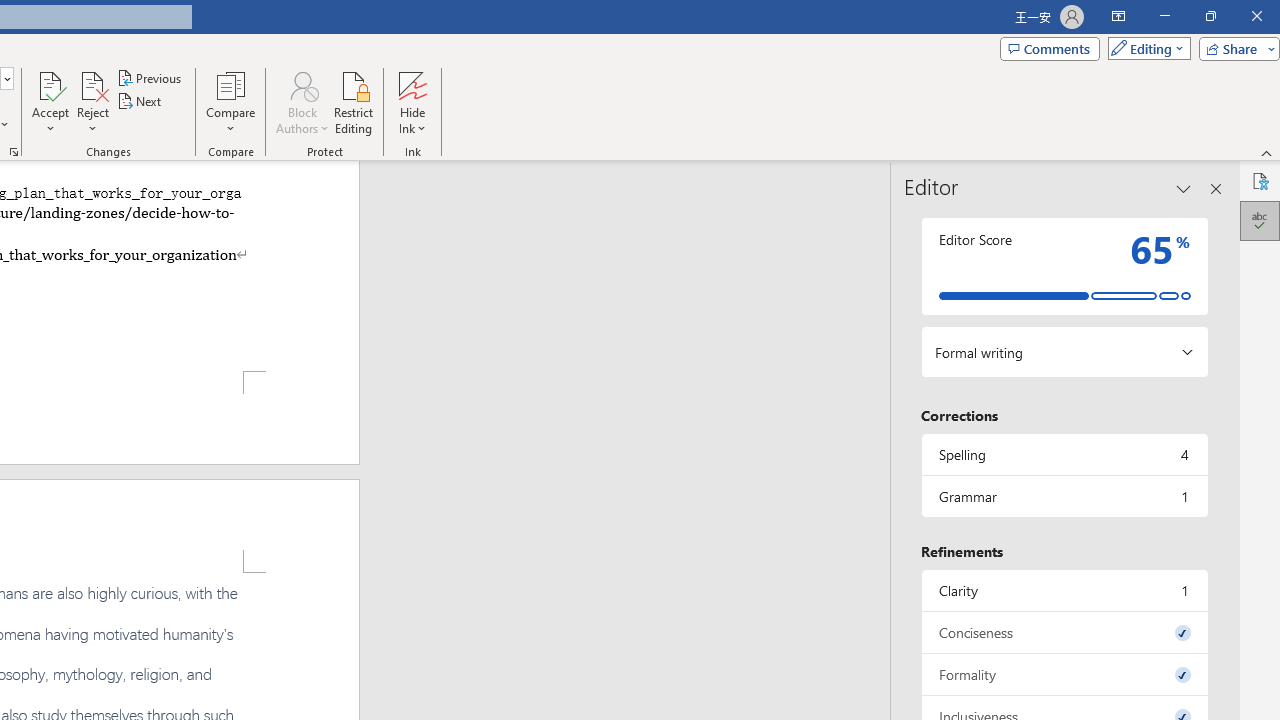 The width and height of the screenshot is (1280, 720). I want to click on 'Clarity, 1 issue. Press space or enter to review items.', so click(1063, 589).